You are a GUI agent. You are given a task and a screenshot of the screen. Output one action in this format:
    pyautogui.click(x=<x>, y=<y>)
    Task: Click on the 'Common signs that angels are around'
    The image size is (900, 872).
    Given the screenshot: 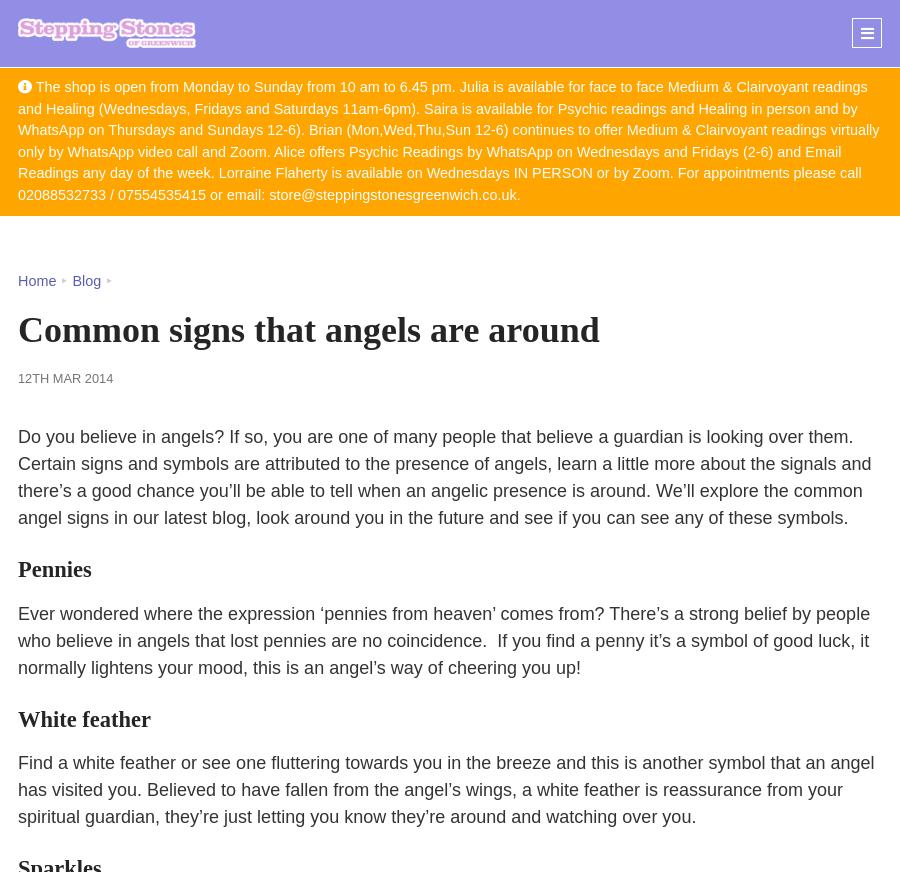 What is the action you would take?
    pyautogui.click(x=17, y=329)
    